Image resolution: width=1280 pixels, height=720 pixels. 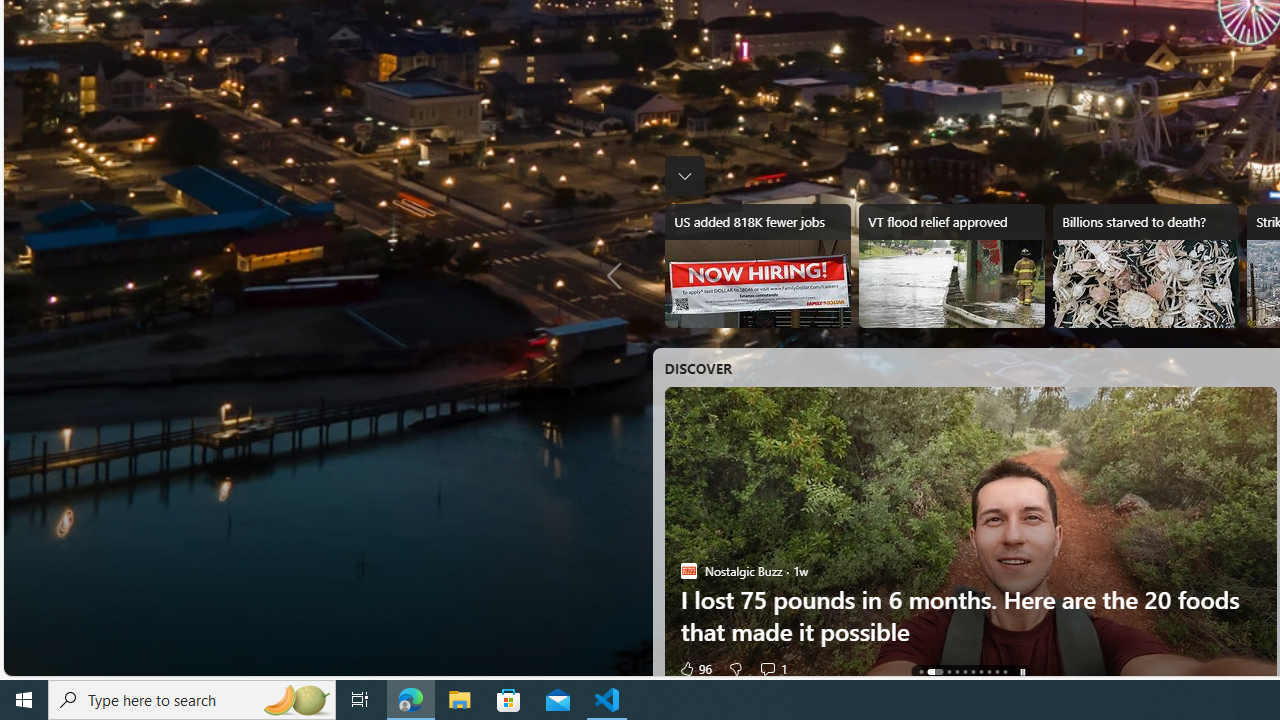 What do you see at coordinates (919, 672) in the screenshot?
I see `'AutomationID: tab-0'` at bounding box center [919, 672].